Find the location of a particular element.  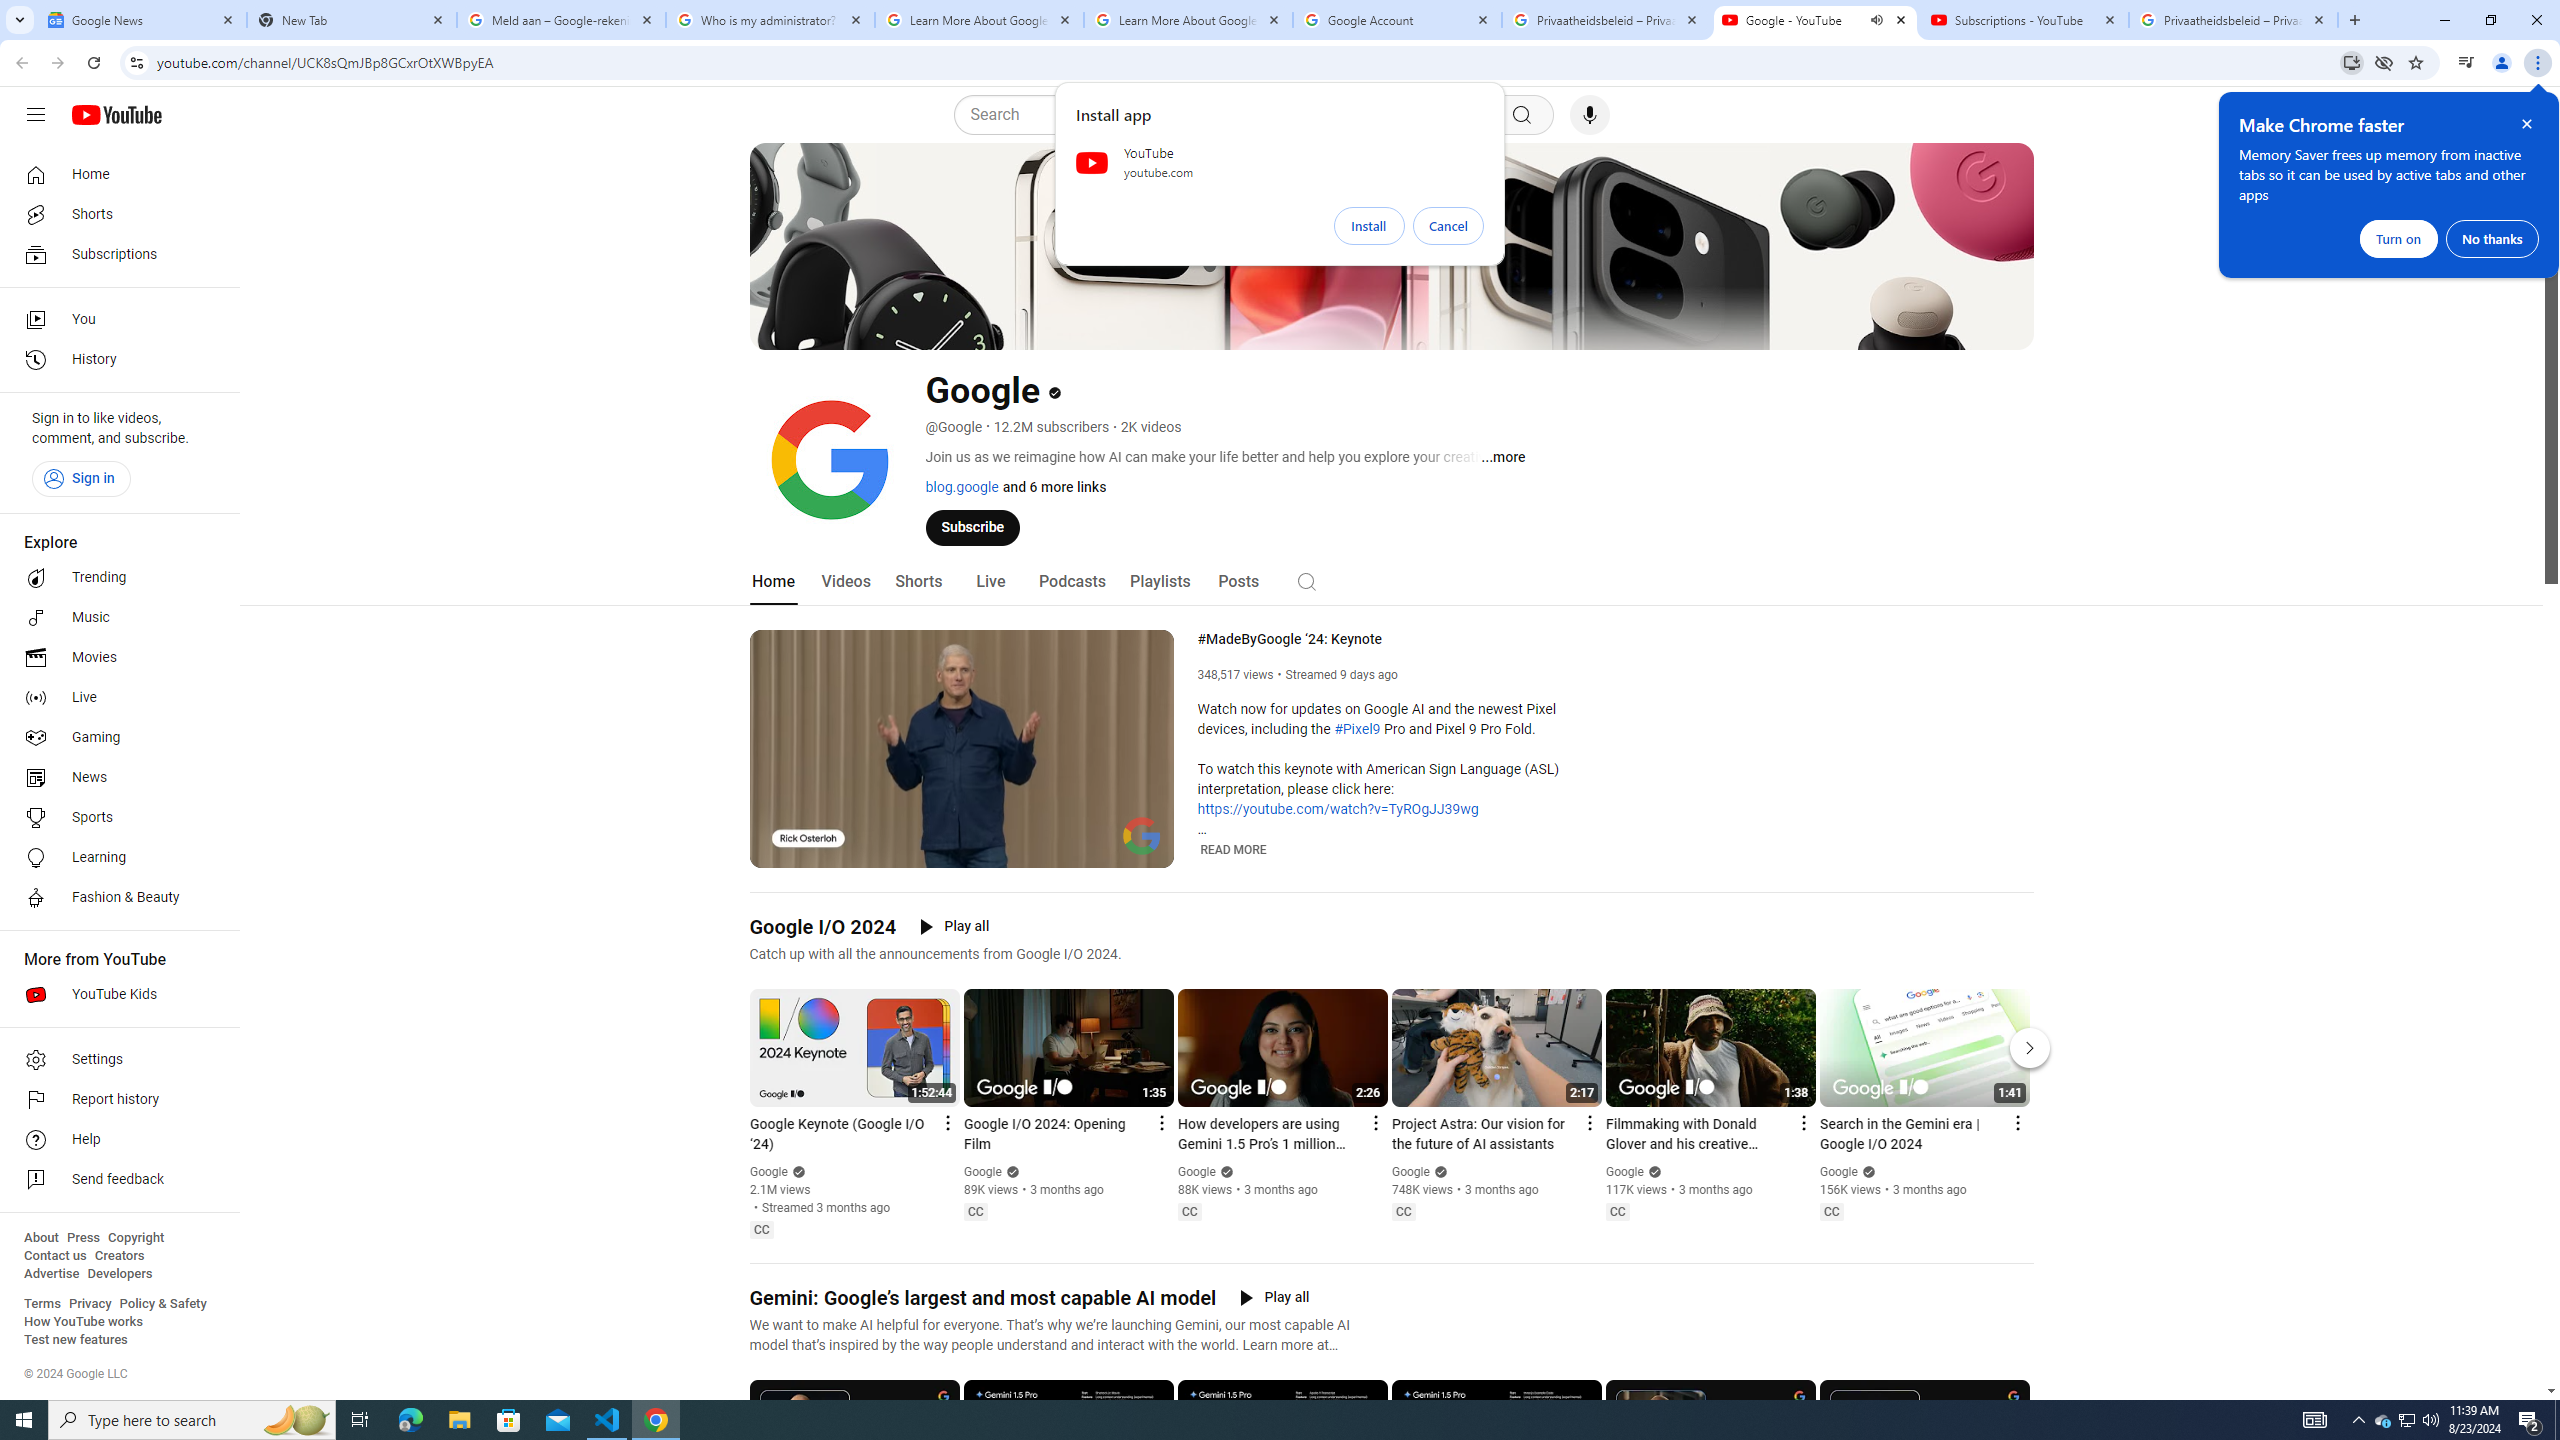

'Turn on' is located at coordinates (2397, 238).